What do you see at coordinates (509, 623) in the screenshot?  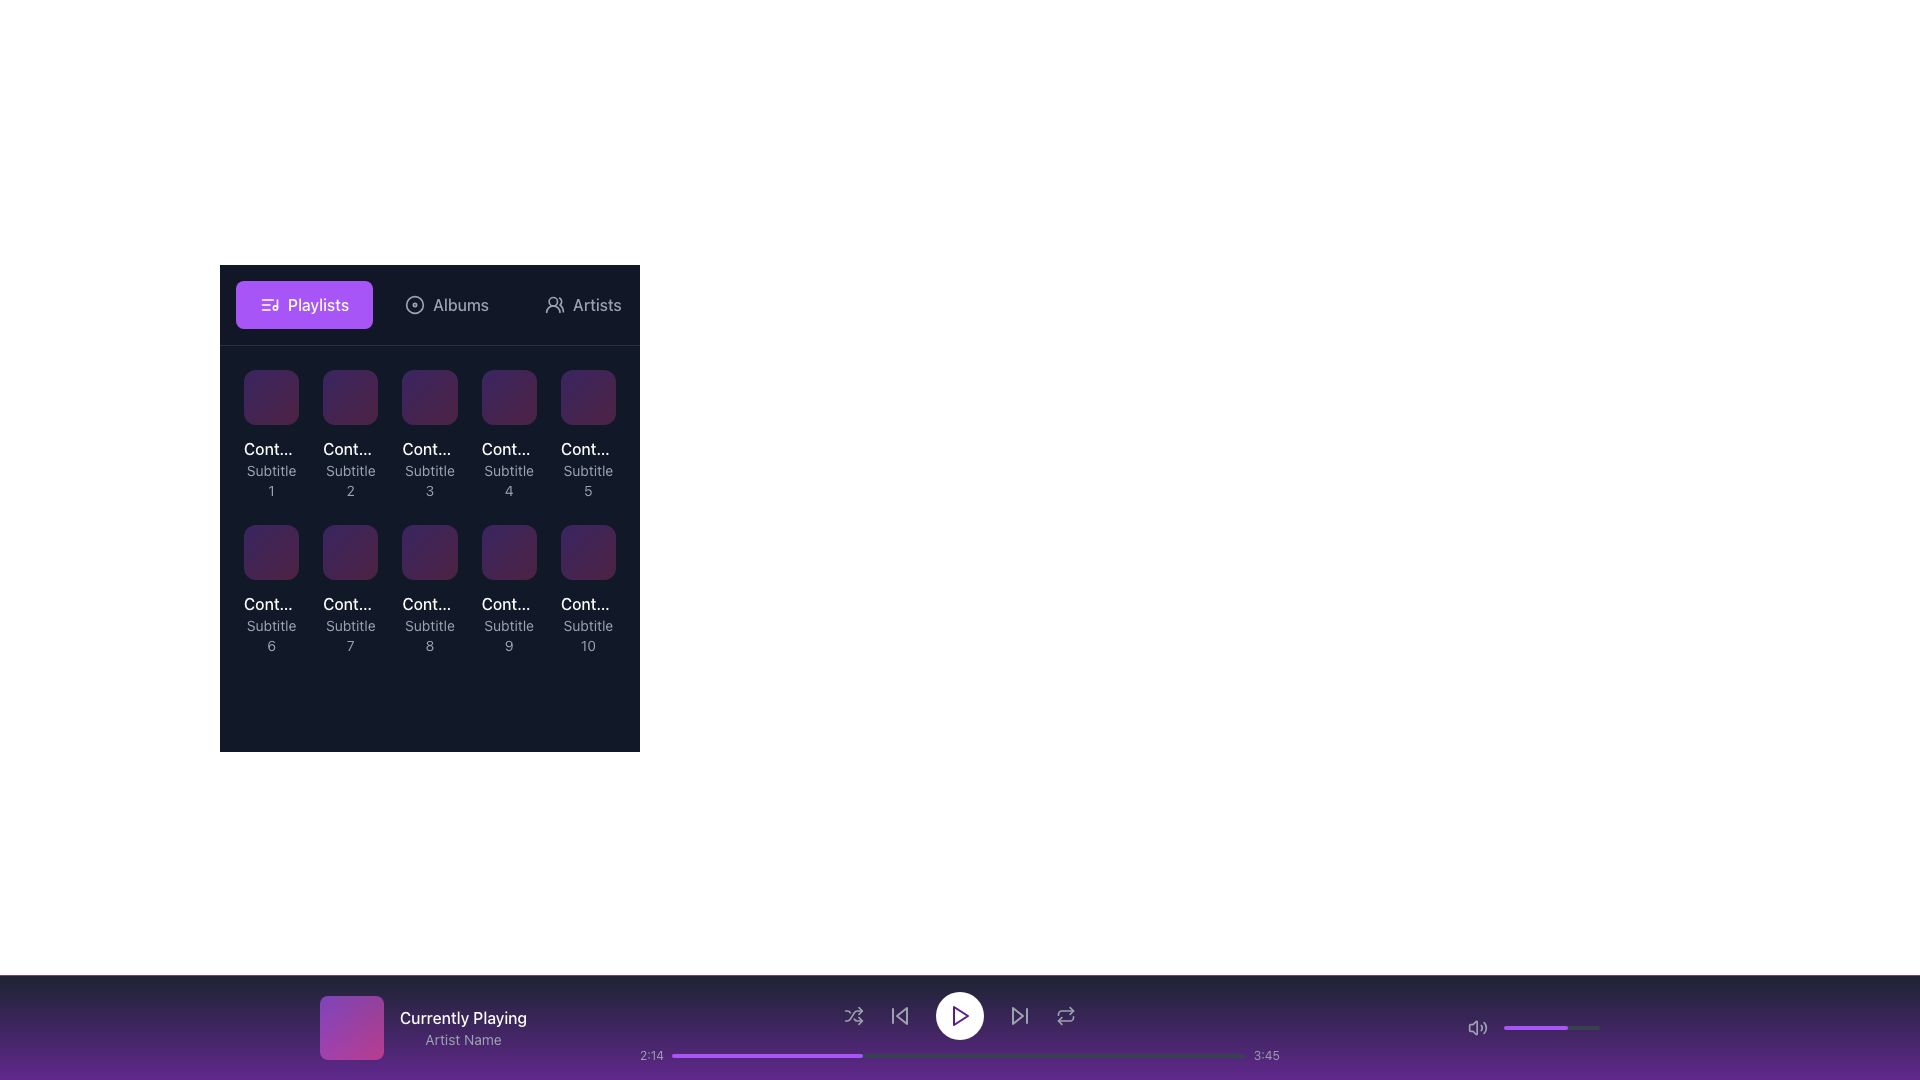 I see `the composite label displaying the title and subtitle of a selectable content item located in the bottom-left quadrant of the application interface` at bounding box center [509, 623].